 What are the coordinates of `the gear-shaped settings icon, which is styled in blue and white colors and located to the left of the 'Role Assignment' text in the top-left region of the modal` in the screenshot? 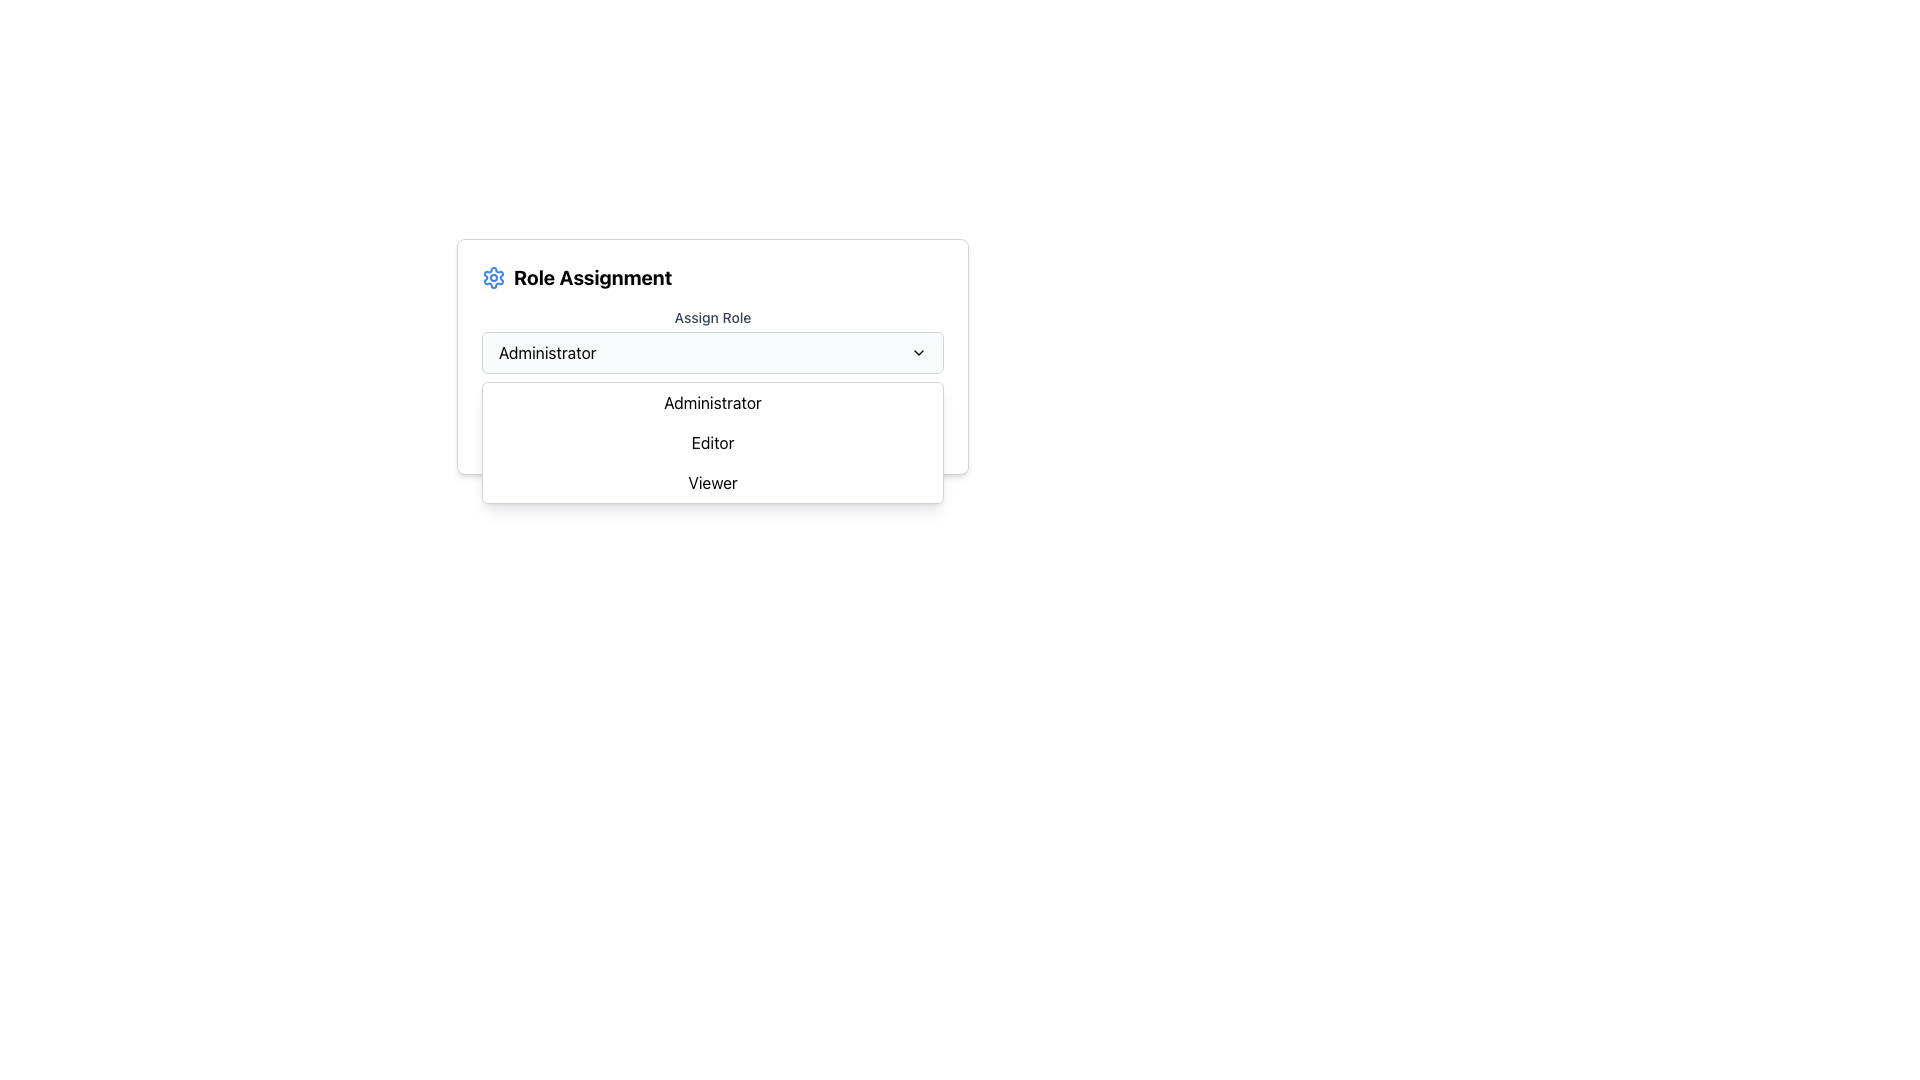 It's located at (494, 277).